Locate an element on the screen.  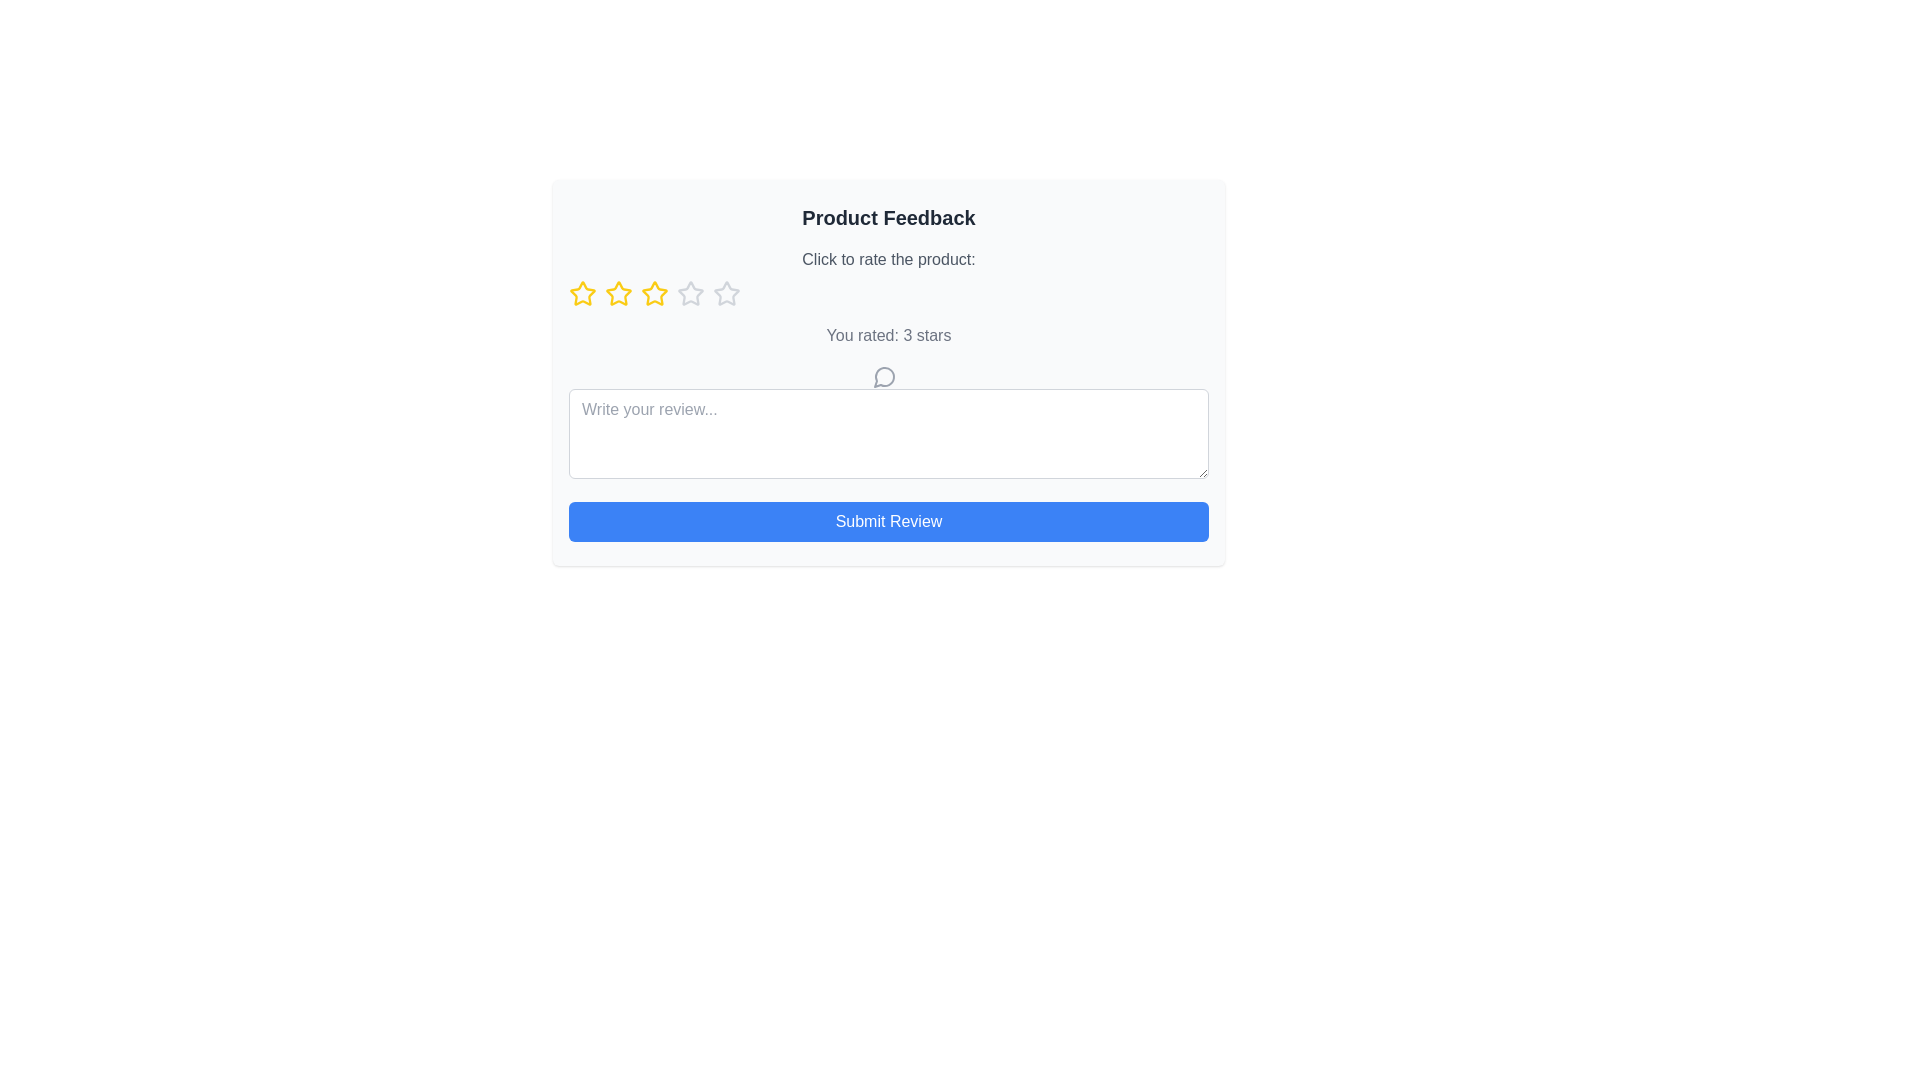
the third yellow star icon with a hollow center in the row of rating stars is located at coordinates (618, 293).